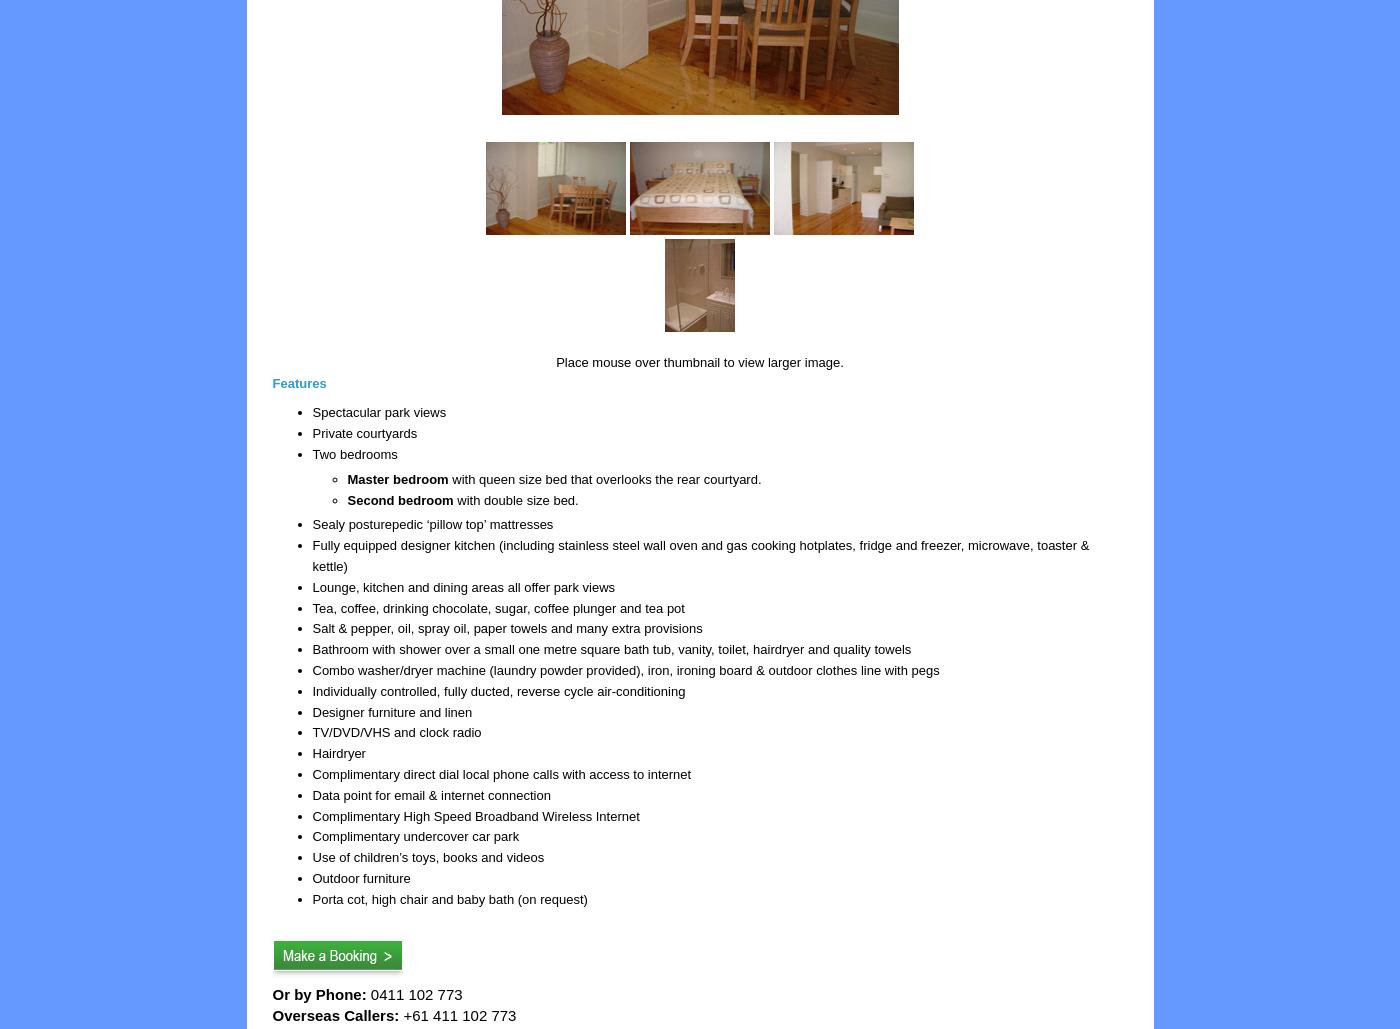 The height and width of the screenshot is (1029, 1400). What do you see at coordinates (611, 649) in the screenshot?
I see `'Bathroom with shower over a small one  metre square bath tub, vanity, toilet, hairdryer and quality towels'` at bounding box center [611, 649].